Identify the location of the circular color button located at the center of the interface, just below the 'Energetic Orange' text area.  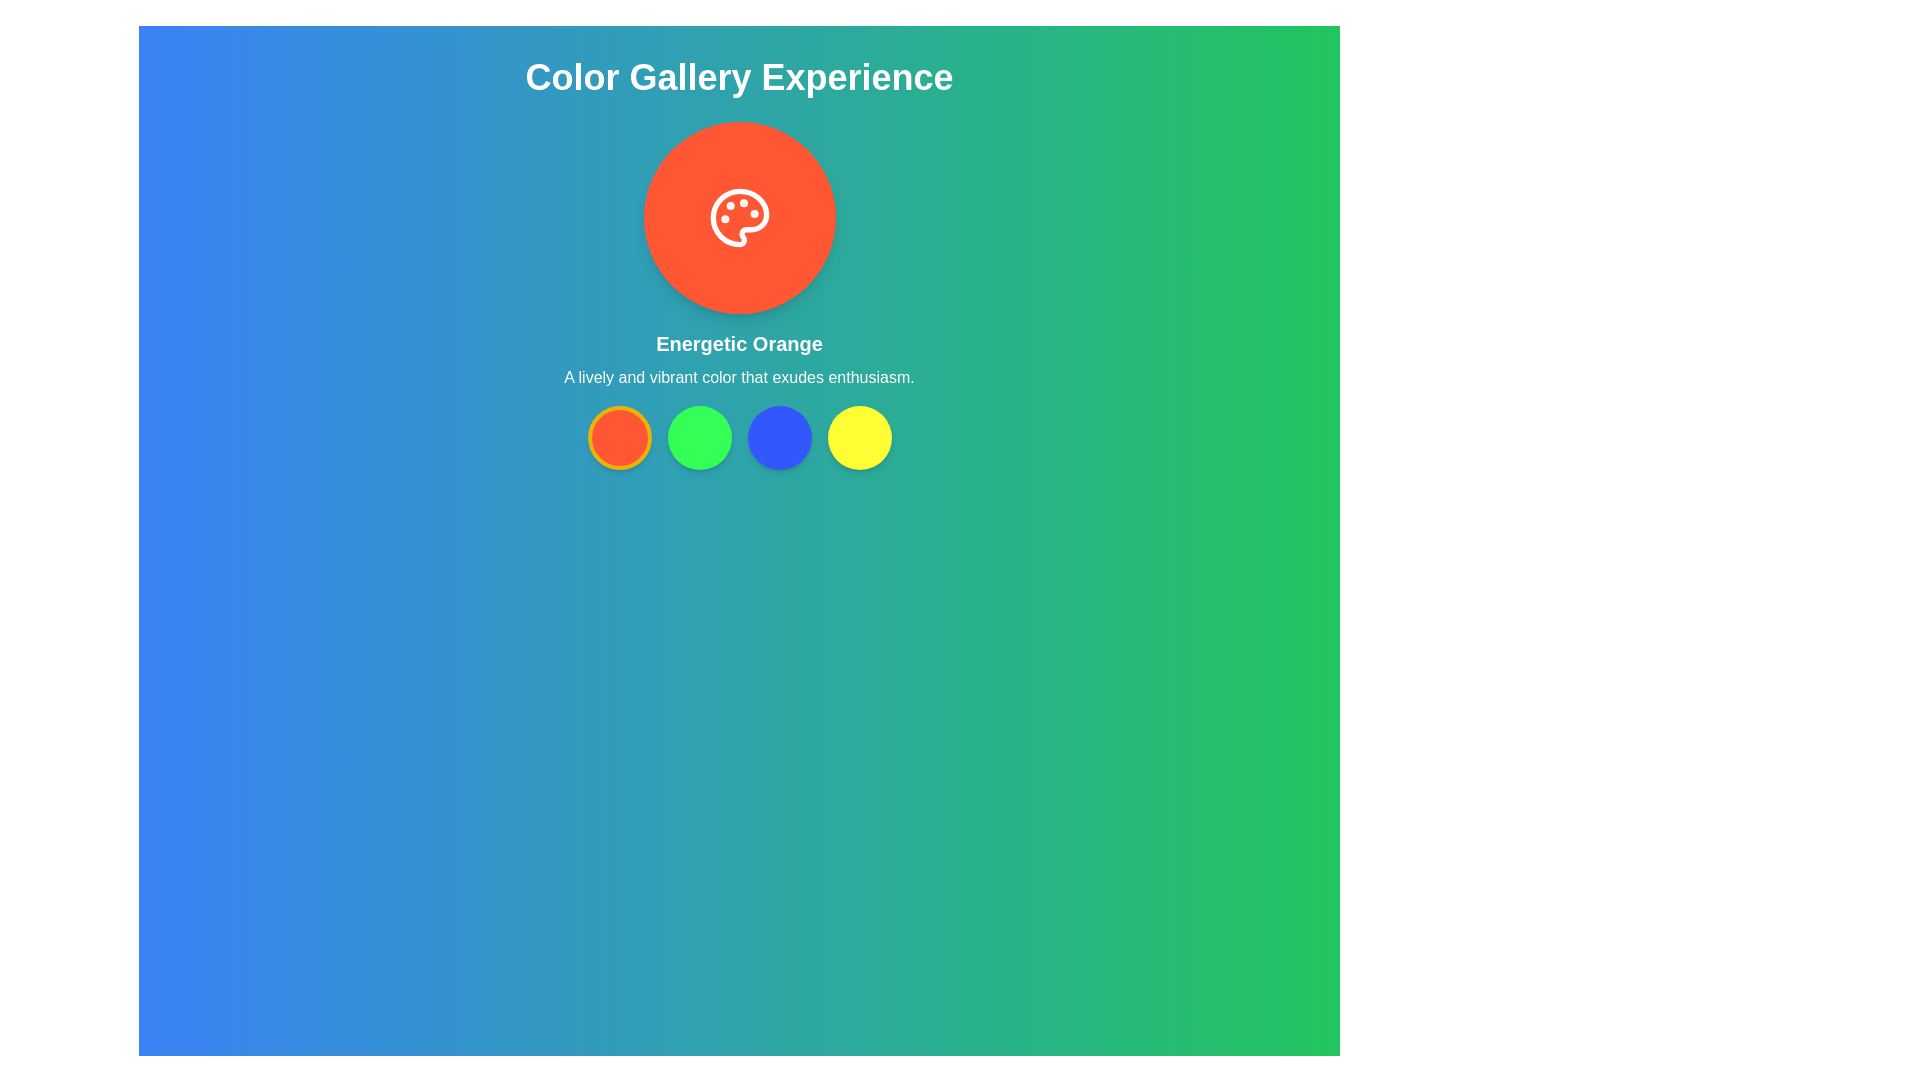
(738, 437).